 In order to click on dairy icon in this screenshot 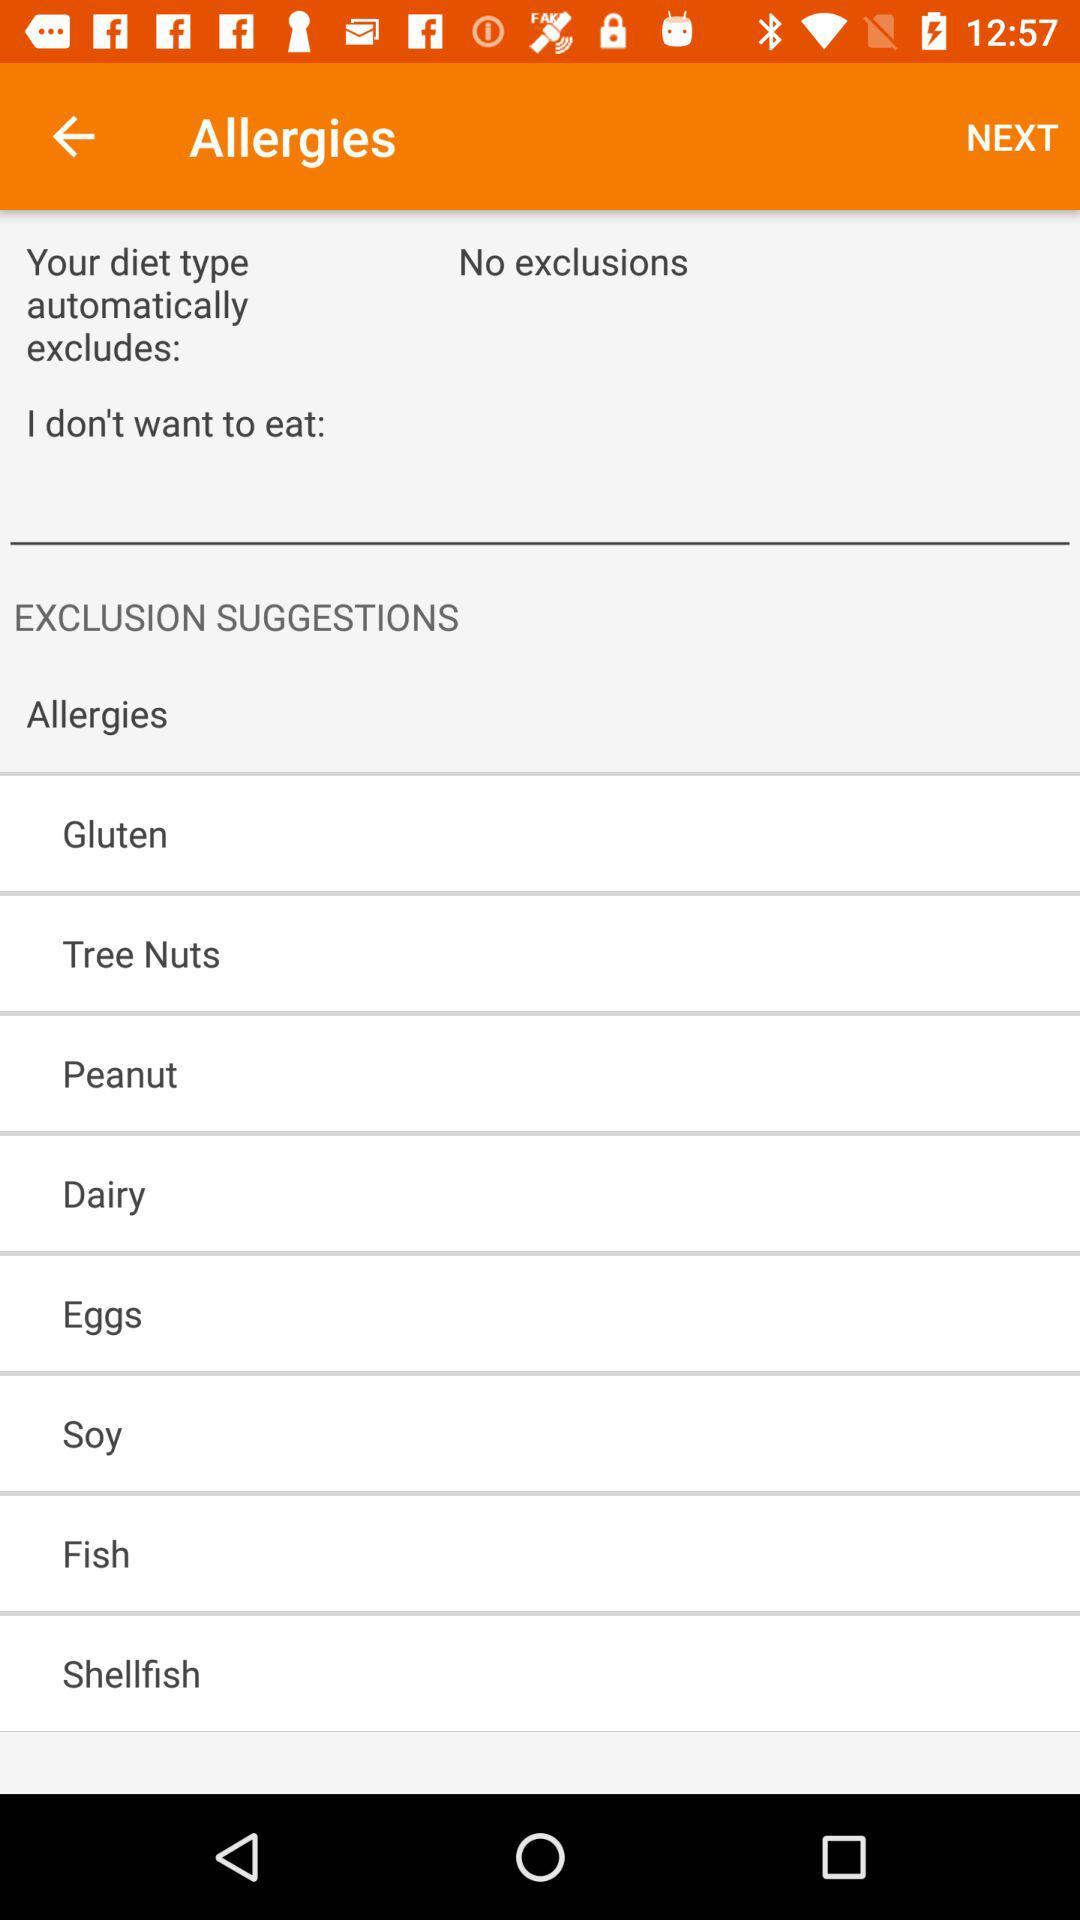, I will do `click(482, 1193)`.